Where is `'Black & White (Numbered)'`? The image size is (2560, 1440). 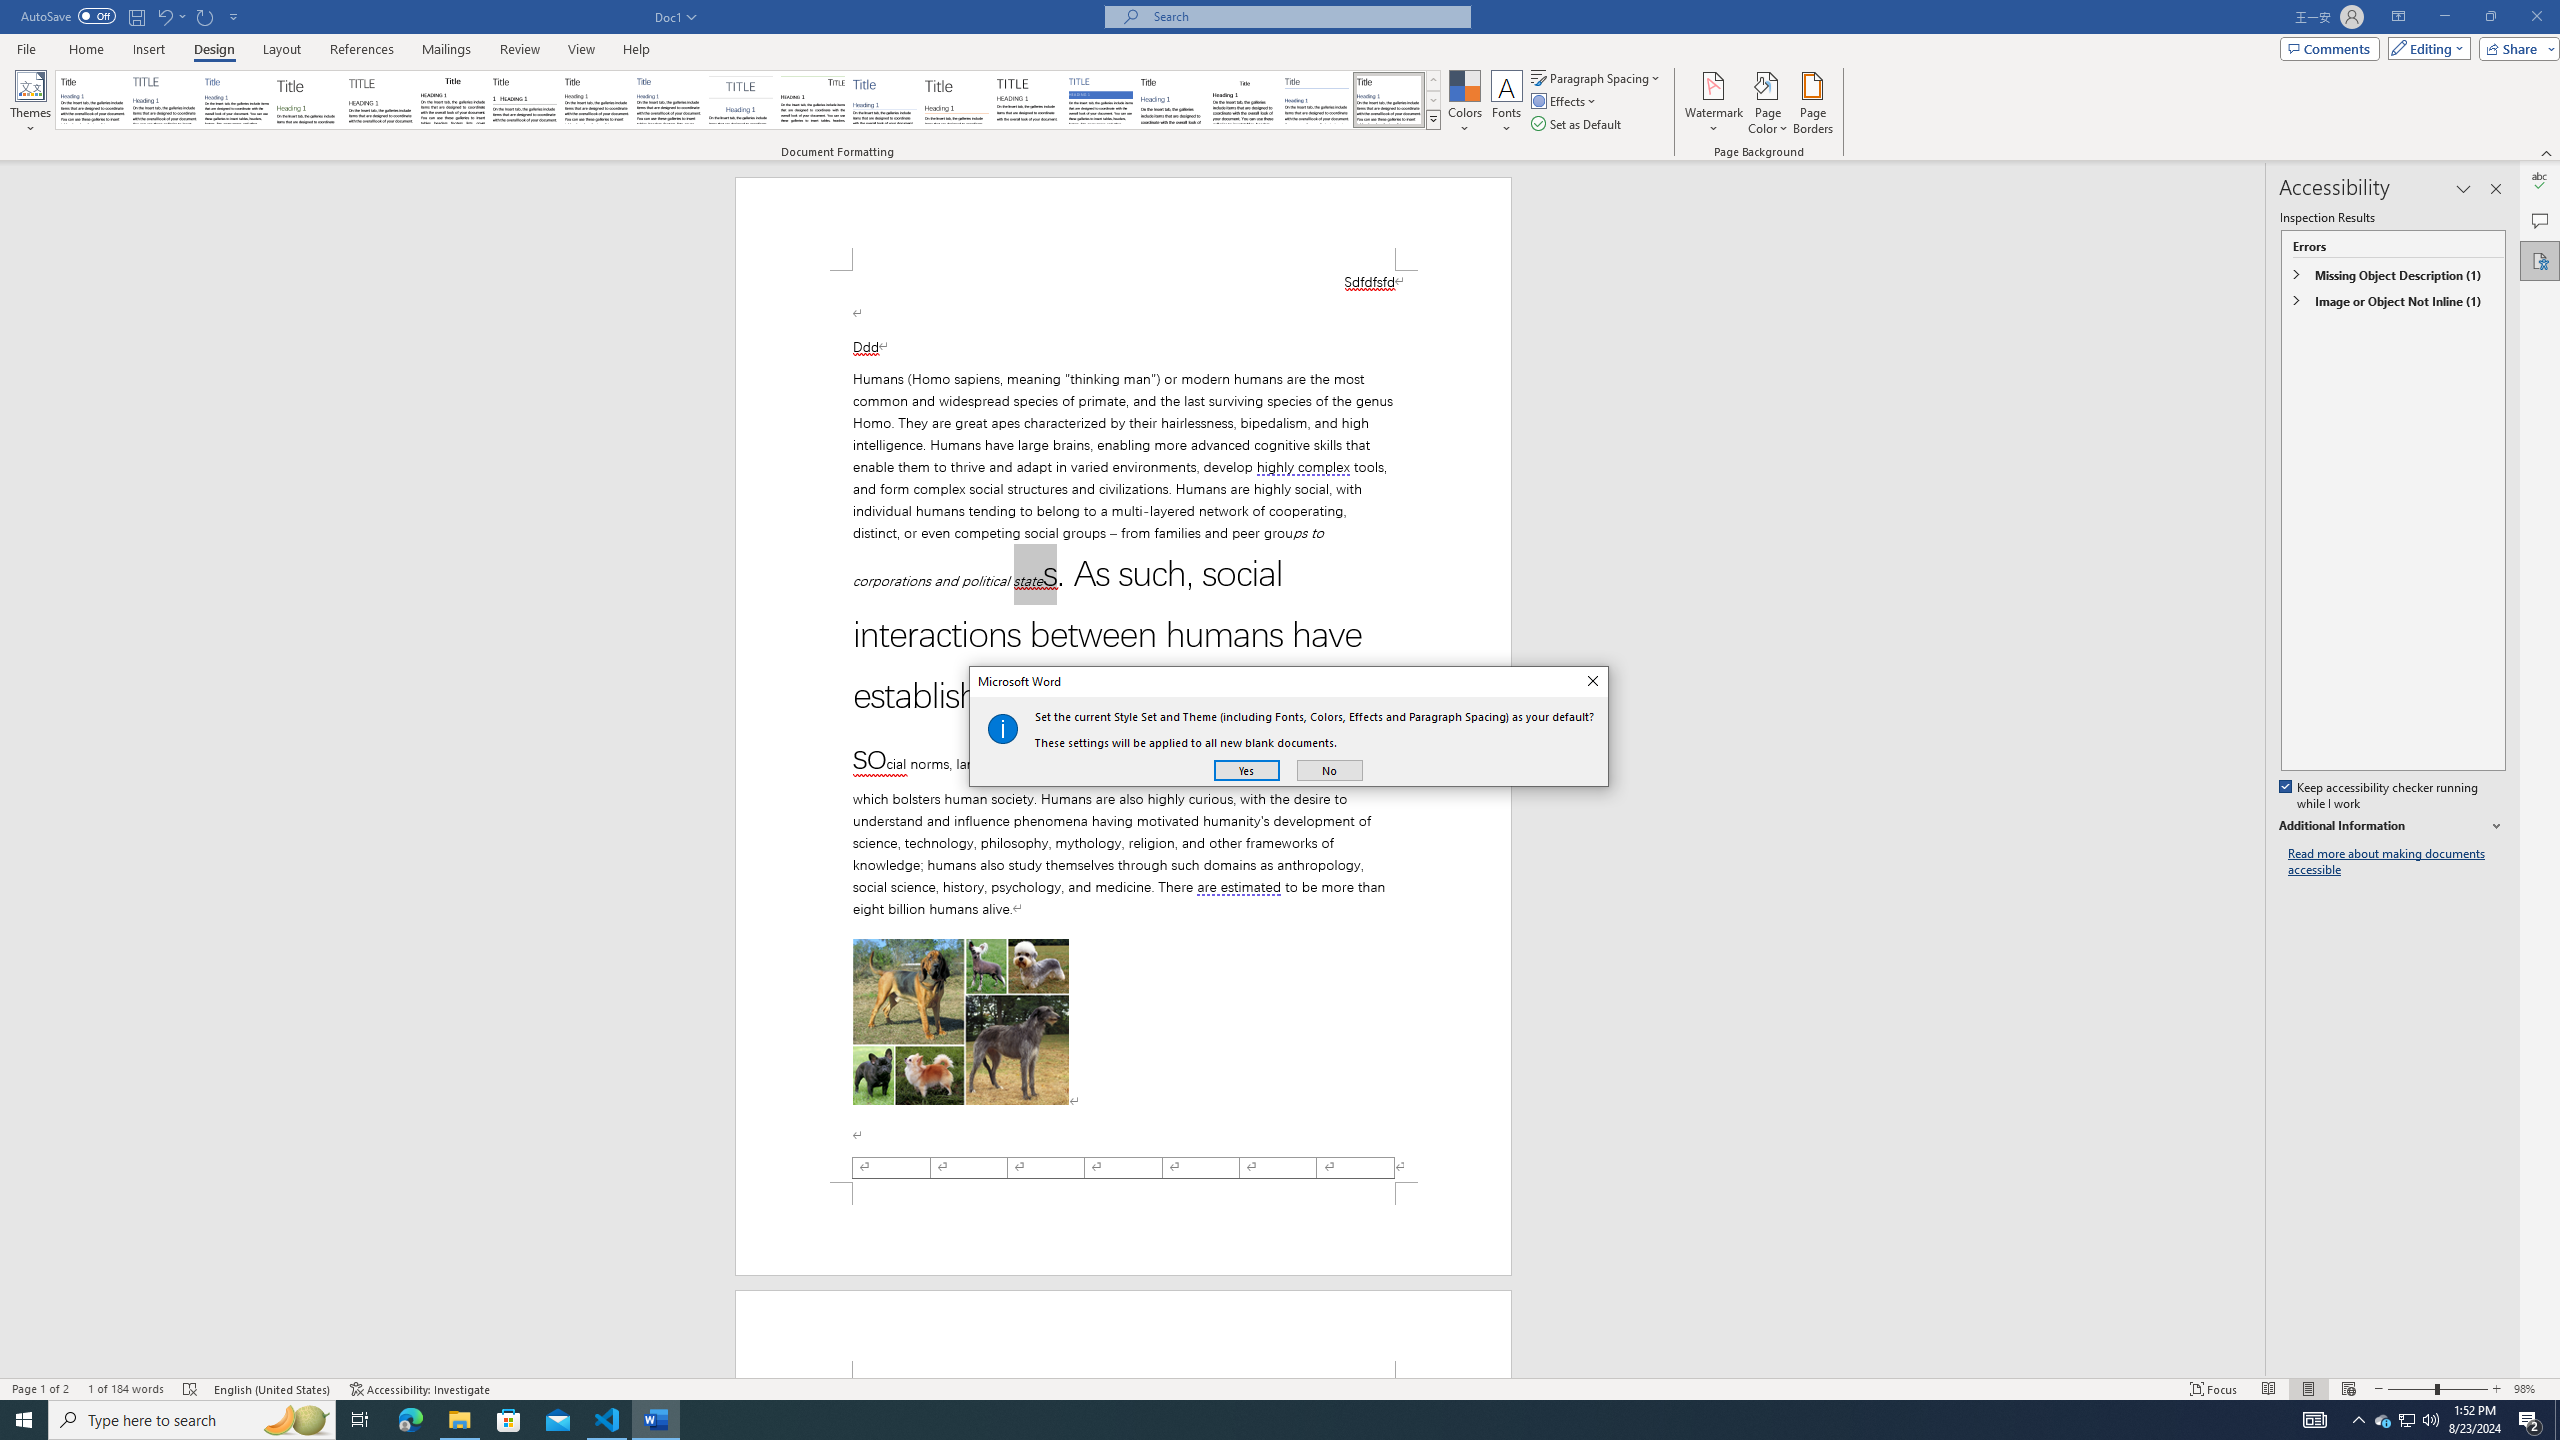
'Black & White (Numbered)' is located at coordinates (523, 99).